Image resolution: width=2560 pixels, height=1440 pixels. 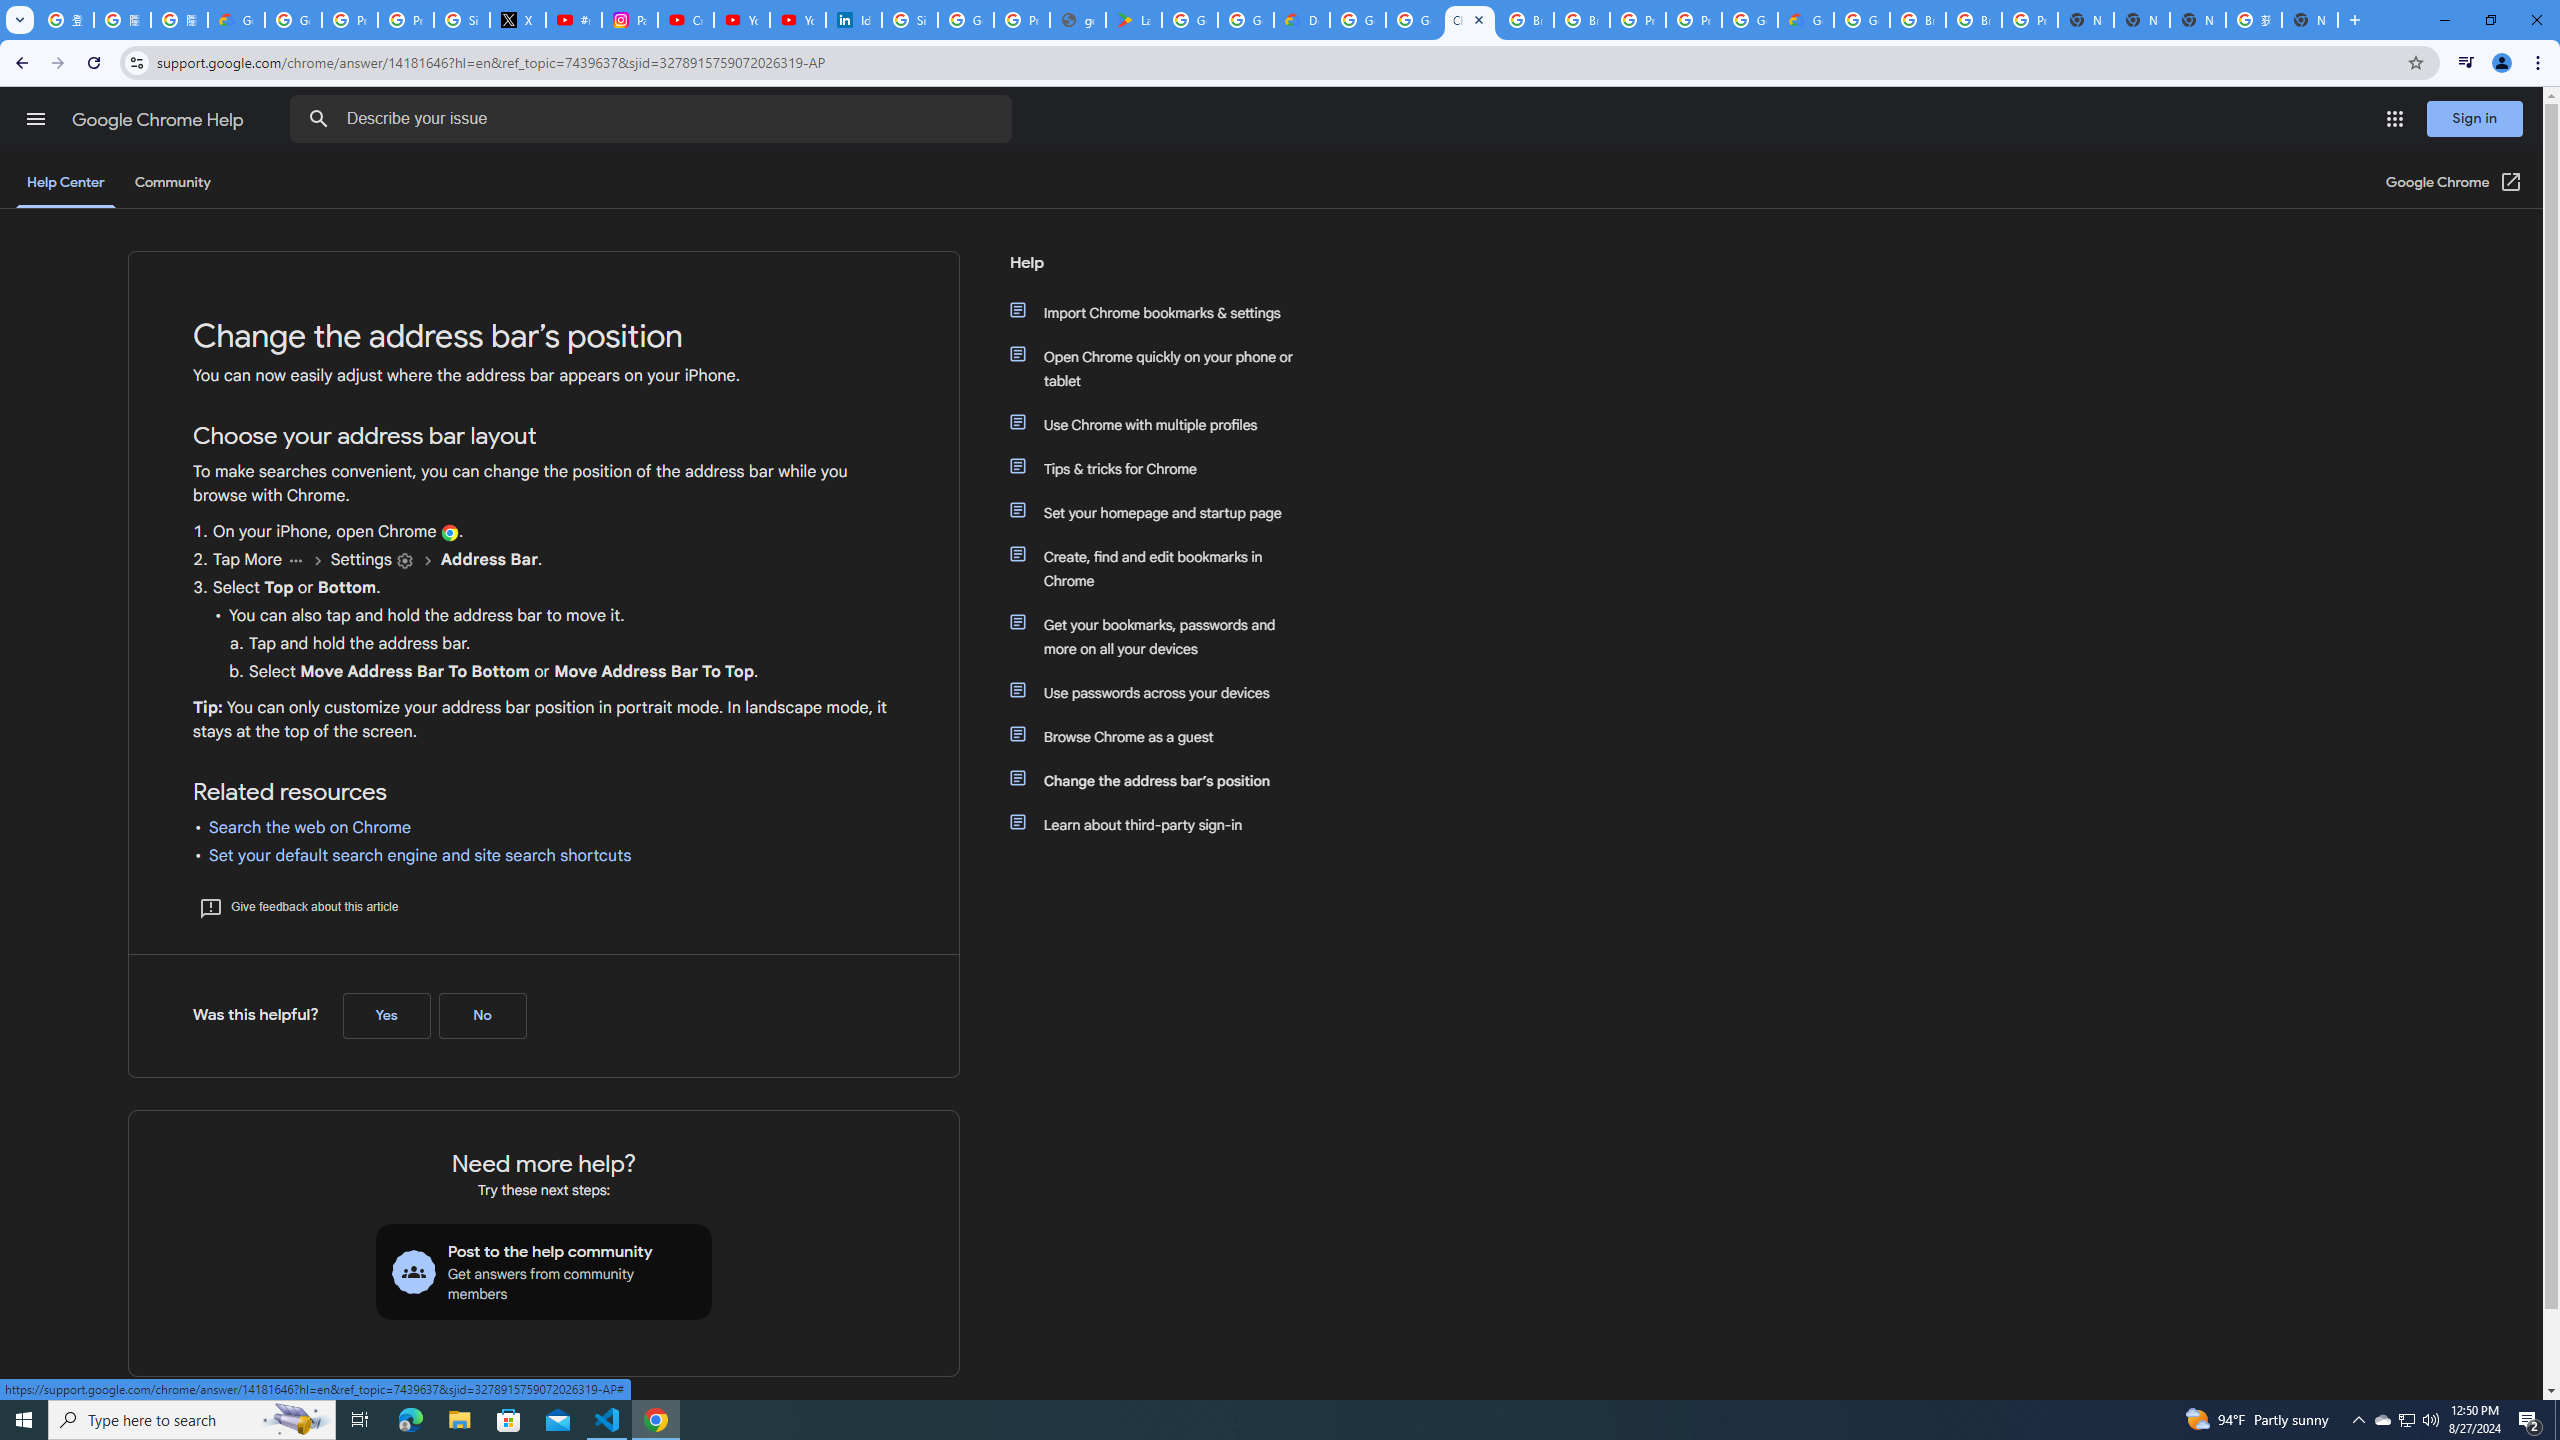 What do you see at coordinates (1162, 693) in the screenshot?
I see `'Use passwords across your devices'` at bounding box center [1162, 693].